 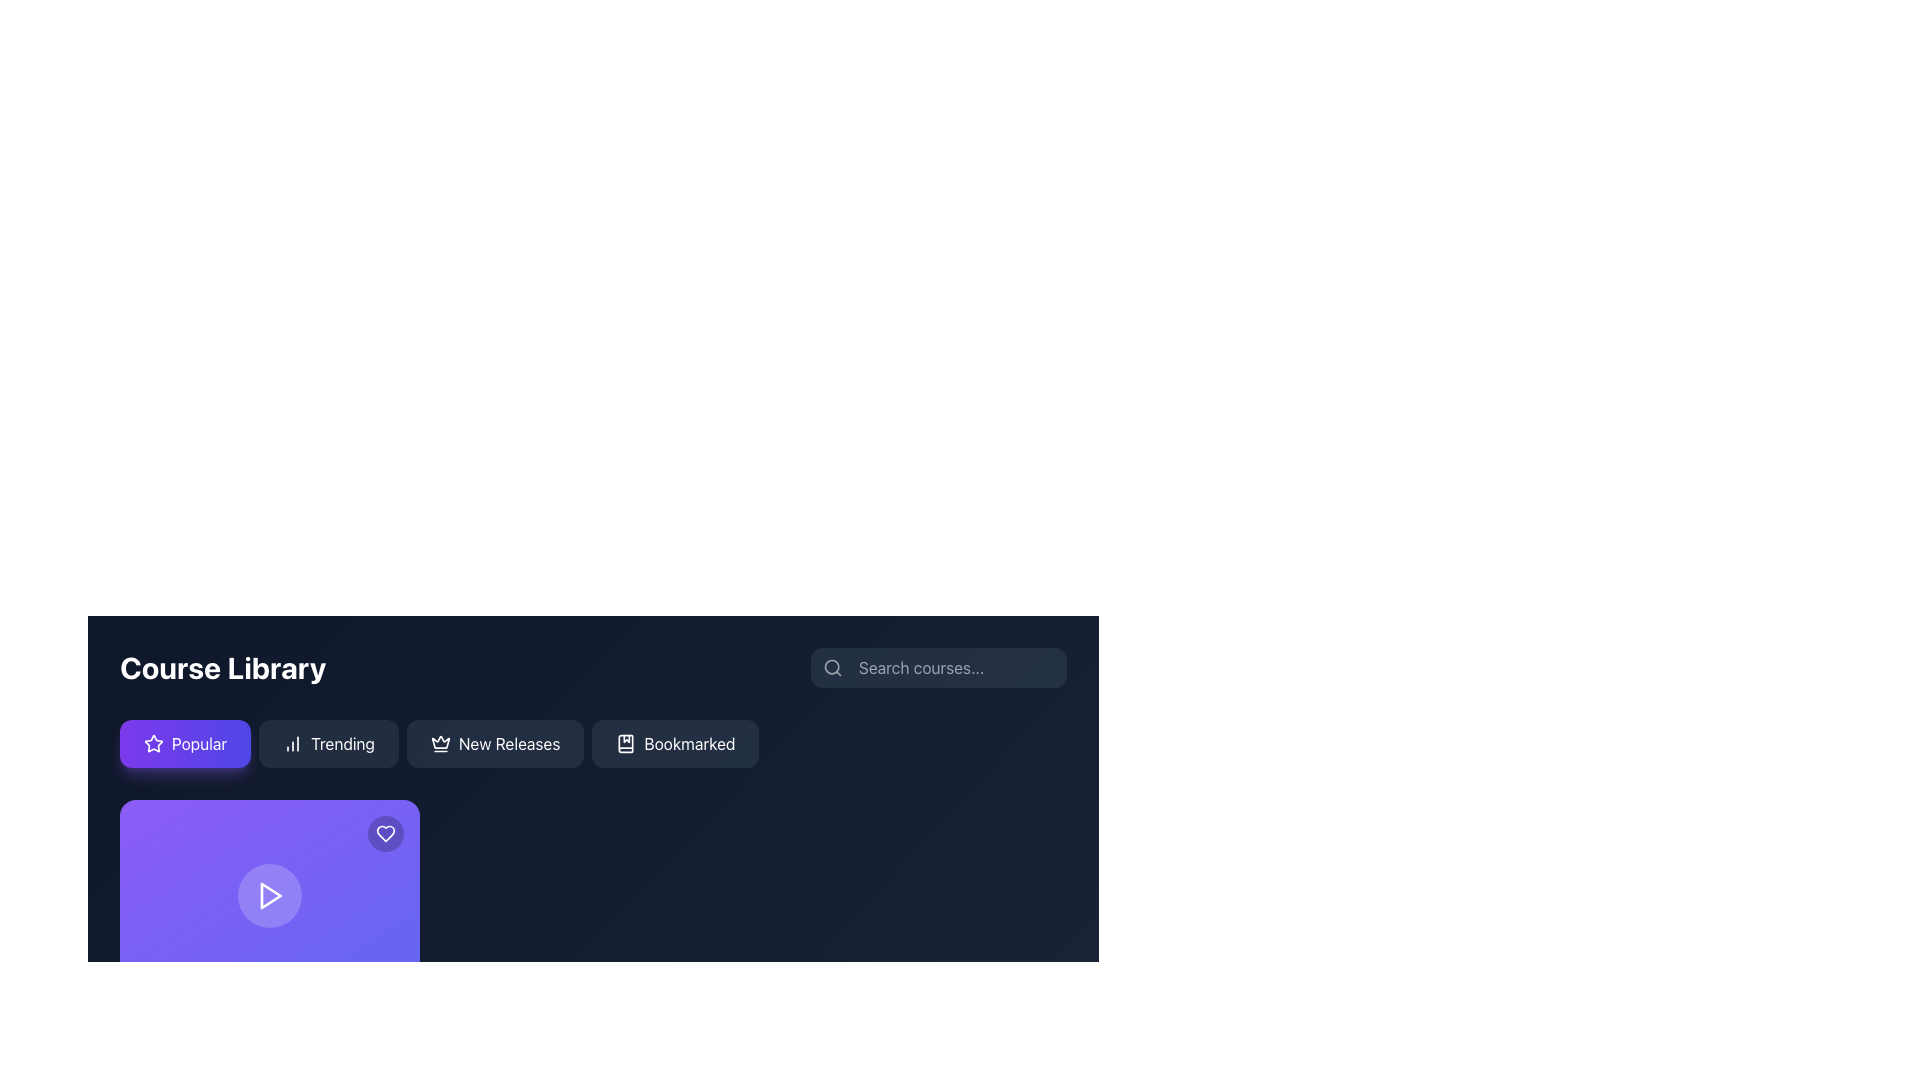 What do you see at coordinates (343, 744) in the screenshot?
I see `the 'Trending' text label within the navigational button` at bounding box center [343, 744].